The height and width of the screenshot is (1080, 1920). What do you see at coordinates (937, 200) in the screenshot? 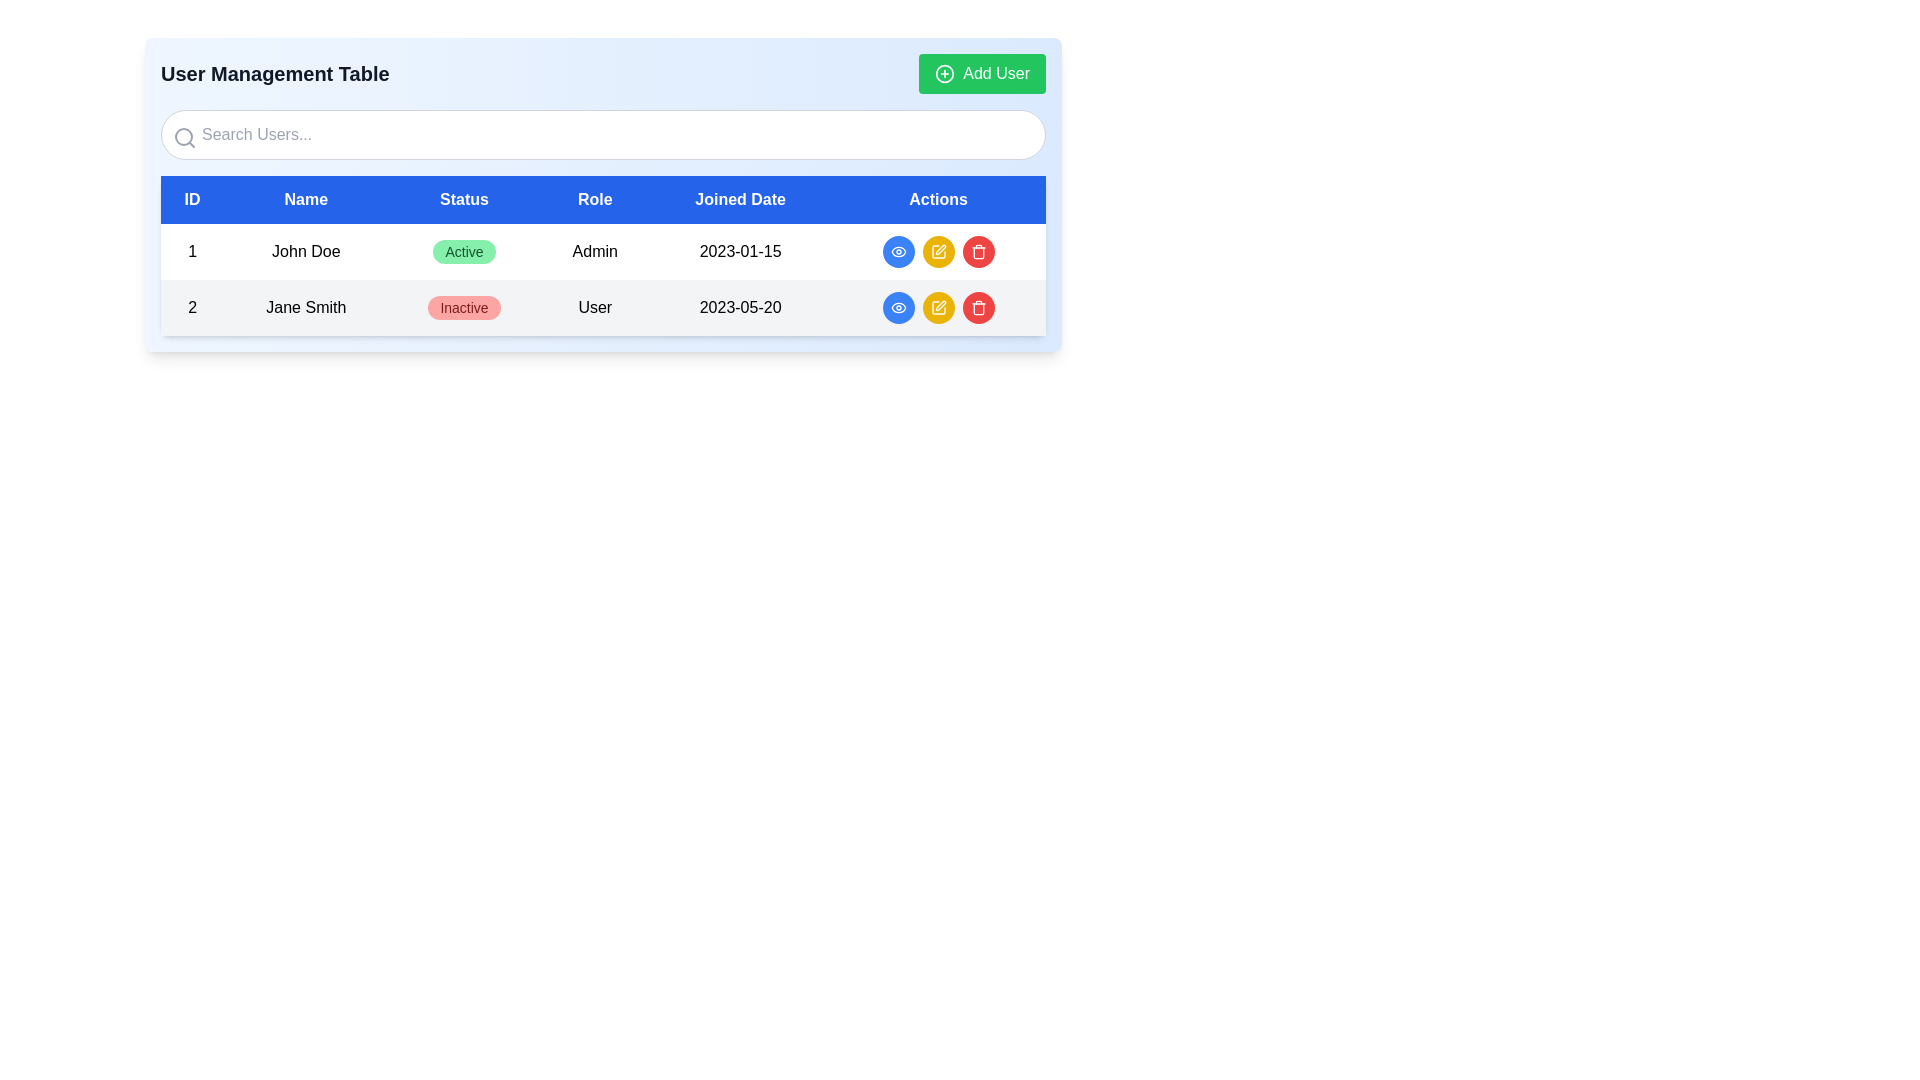
I see `the Table Header Cell labeled 'Actions', which has a blue background and is the last element in the horizontal header row` at bounding box center [937, 200].